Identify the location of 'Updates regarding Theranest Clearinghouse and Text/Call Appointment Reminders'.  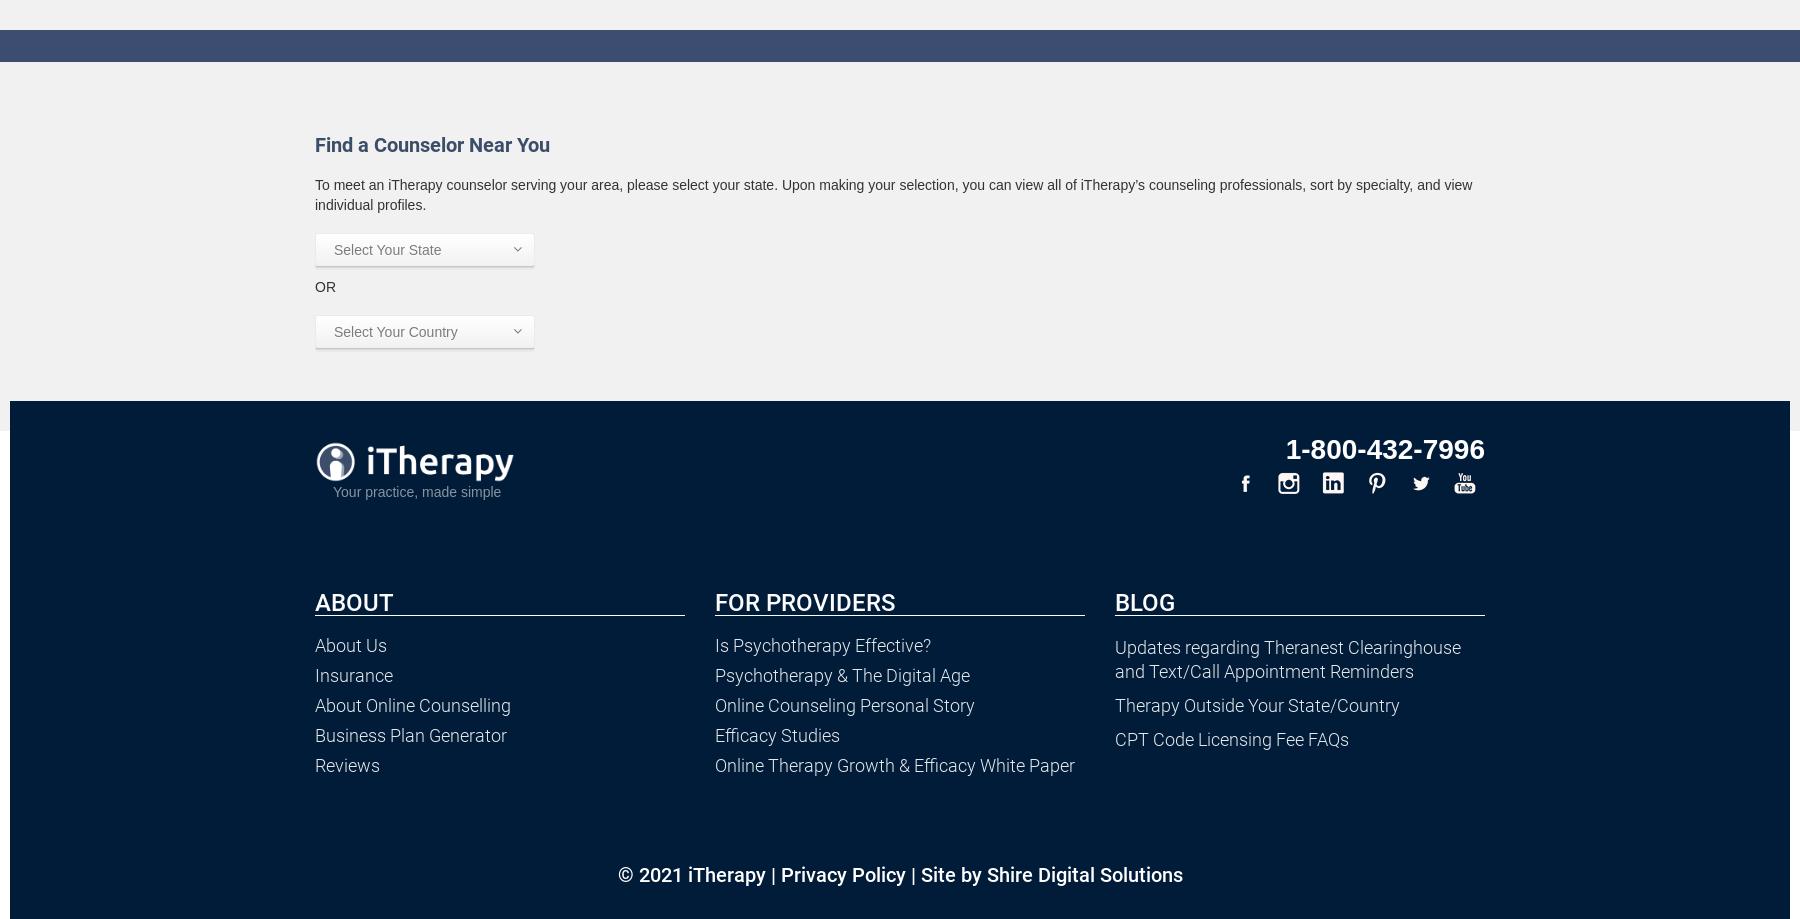
(1288, 658).